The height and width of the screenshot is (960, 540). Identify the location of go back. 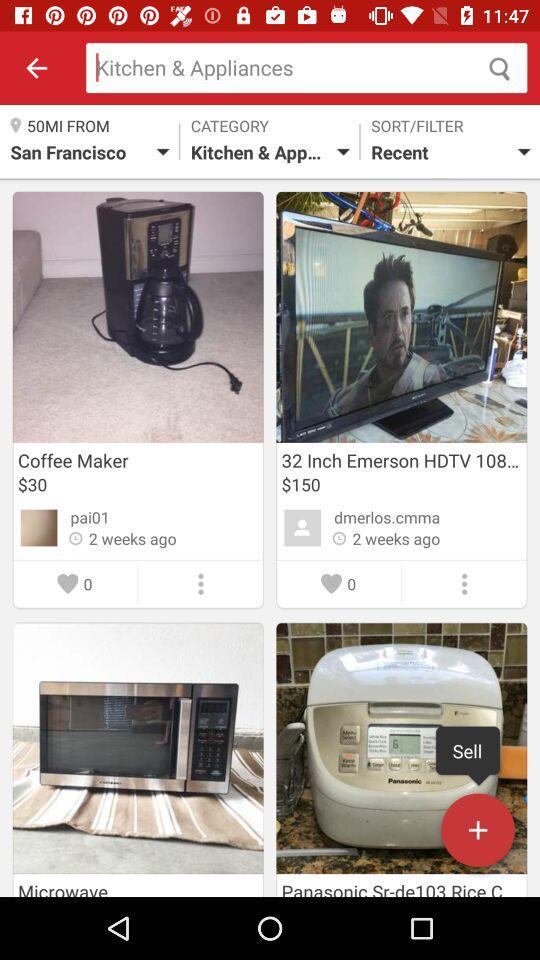
(36, 68).